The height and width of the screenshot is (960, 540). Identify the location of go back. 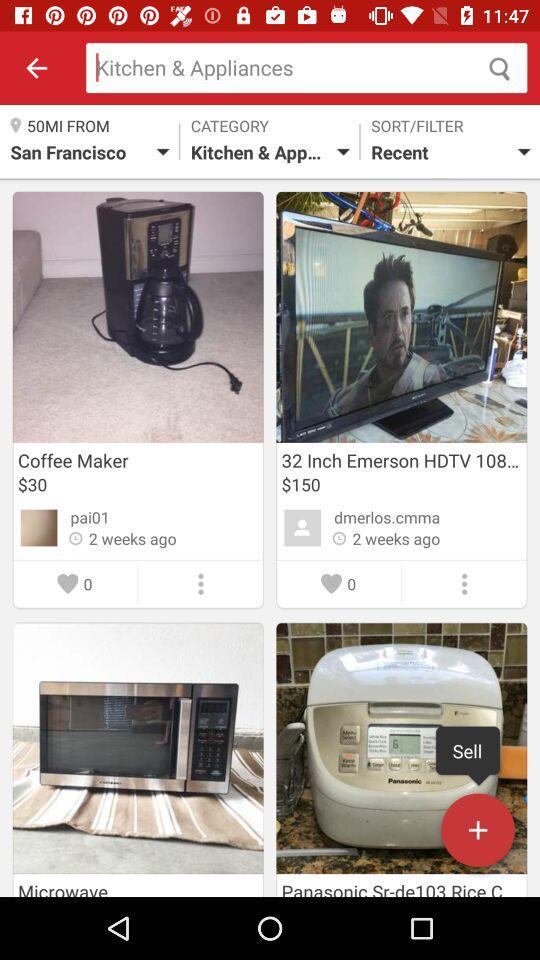
(36, 68).